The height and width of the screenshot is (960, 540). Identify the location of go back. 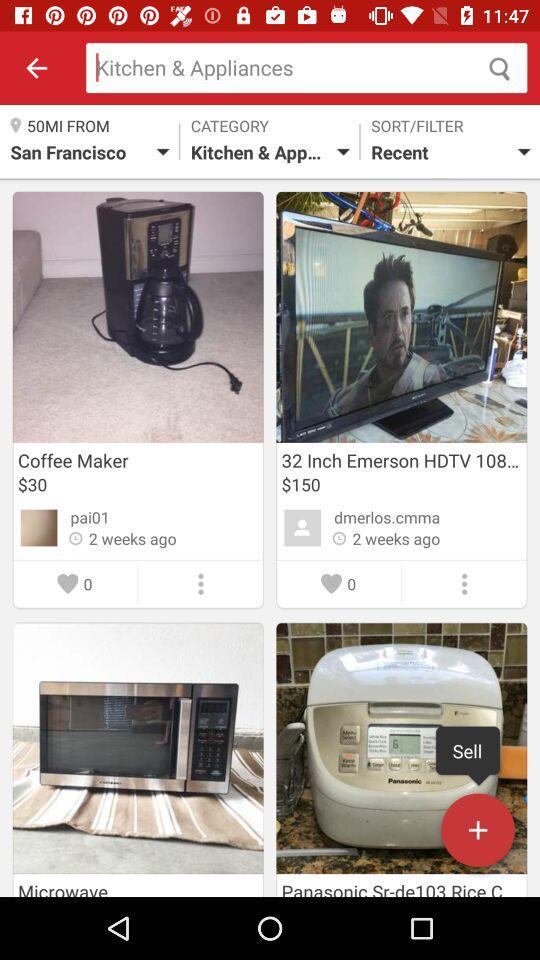
(36, 68).